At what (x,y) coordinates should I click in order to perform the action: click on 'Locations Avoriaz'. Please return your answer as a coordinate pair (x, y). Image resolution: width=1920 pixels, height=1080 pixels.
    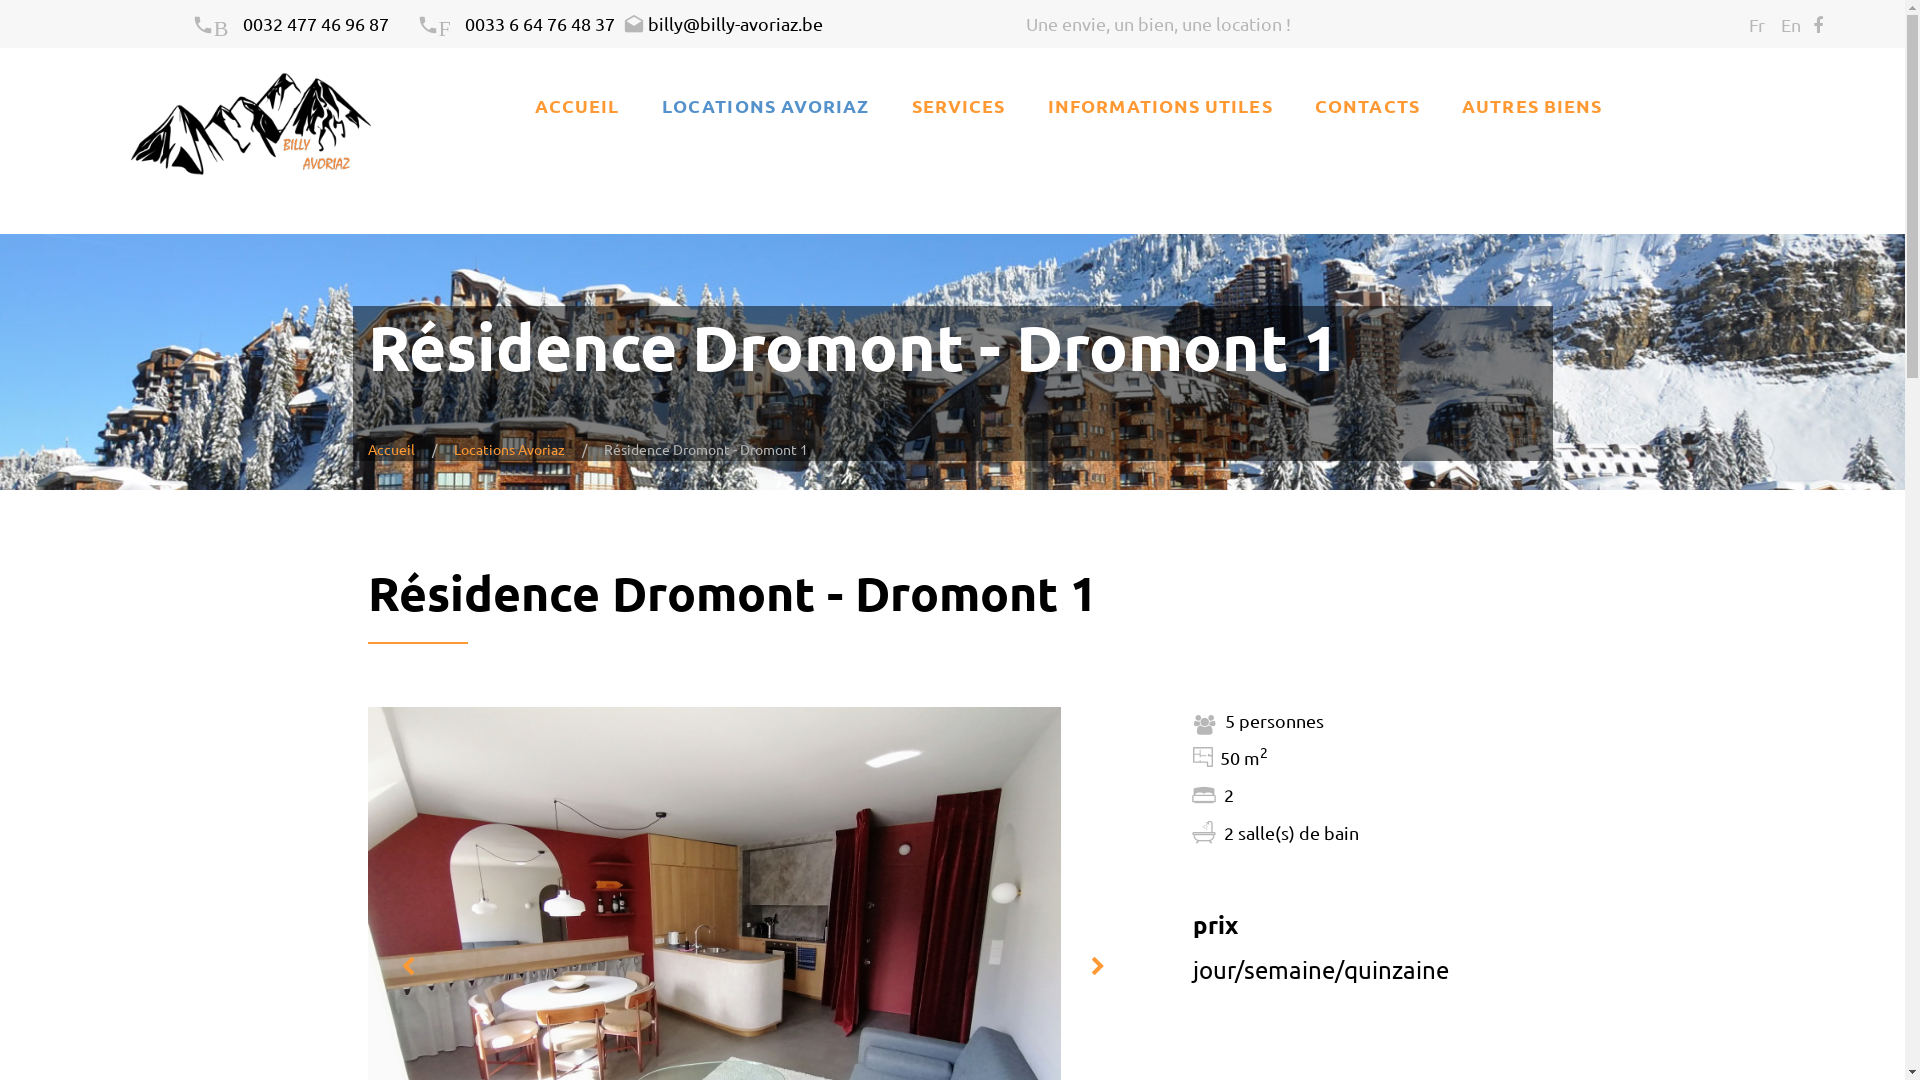
    Looking at the image, I should click on (509, 447).